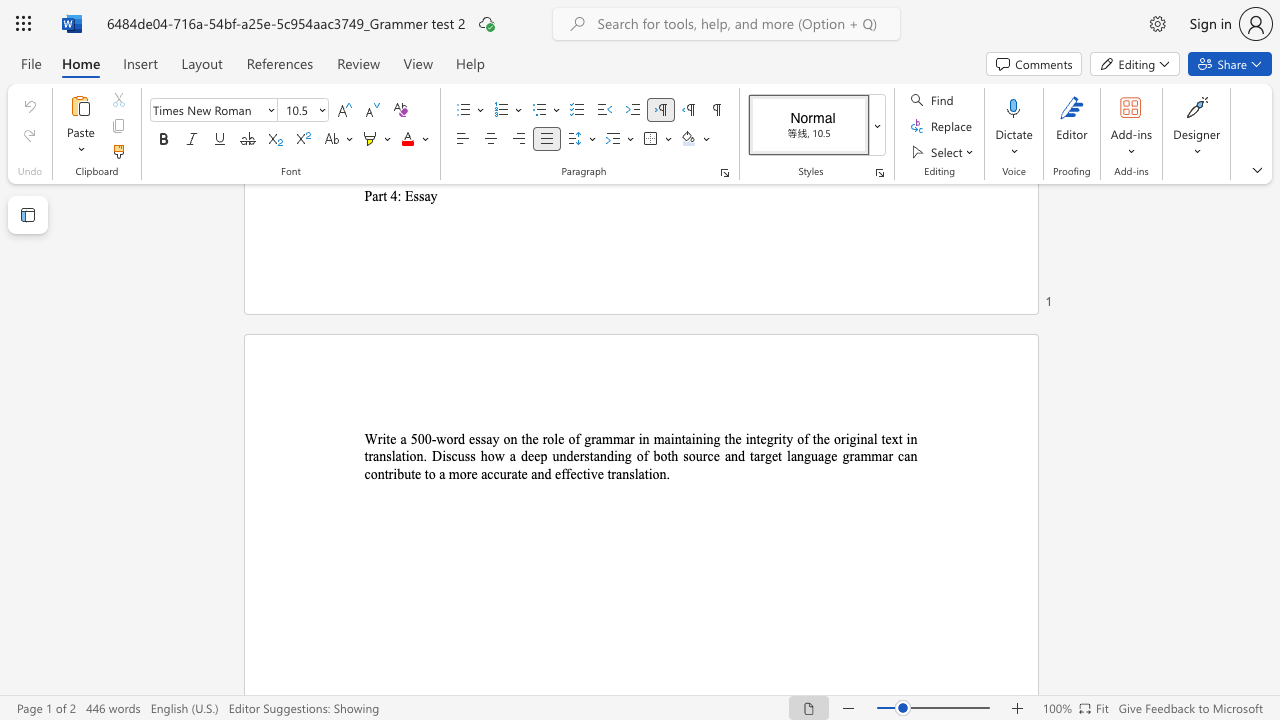  What do you see at coordinates (776, 456) in the screenshot?
I see `the space between the continuous character "e" and "t" in the text` at bounding box center [776, 456].